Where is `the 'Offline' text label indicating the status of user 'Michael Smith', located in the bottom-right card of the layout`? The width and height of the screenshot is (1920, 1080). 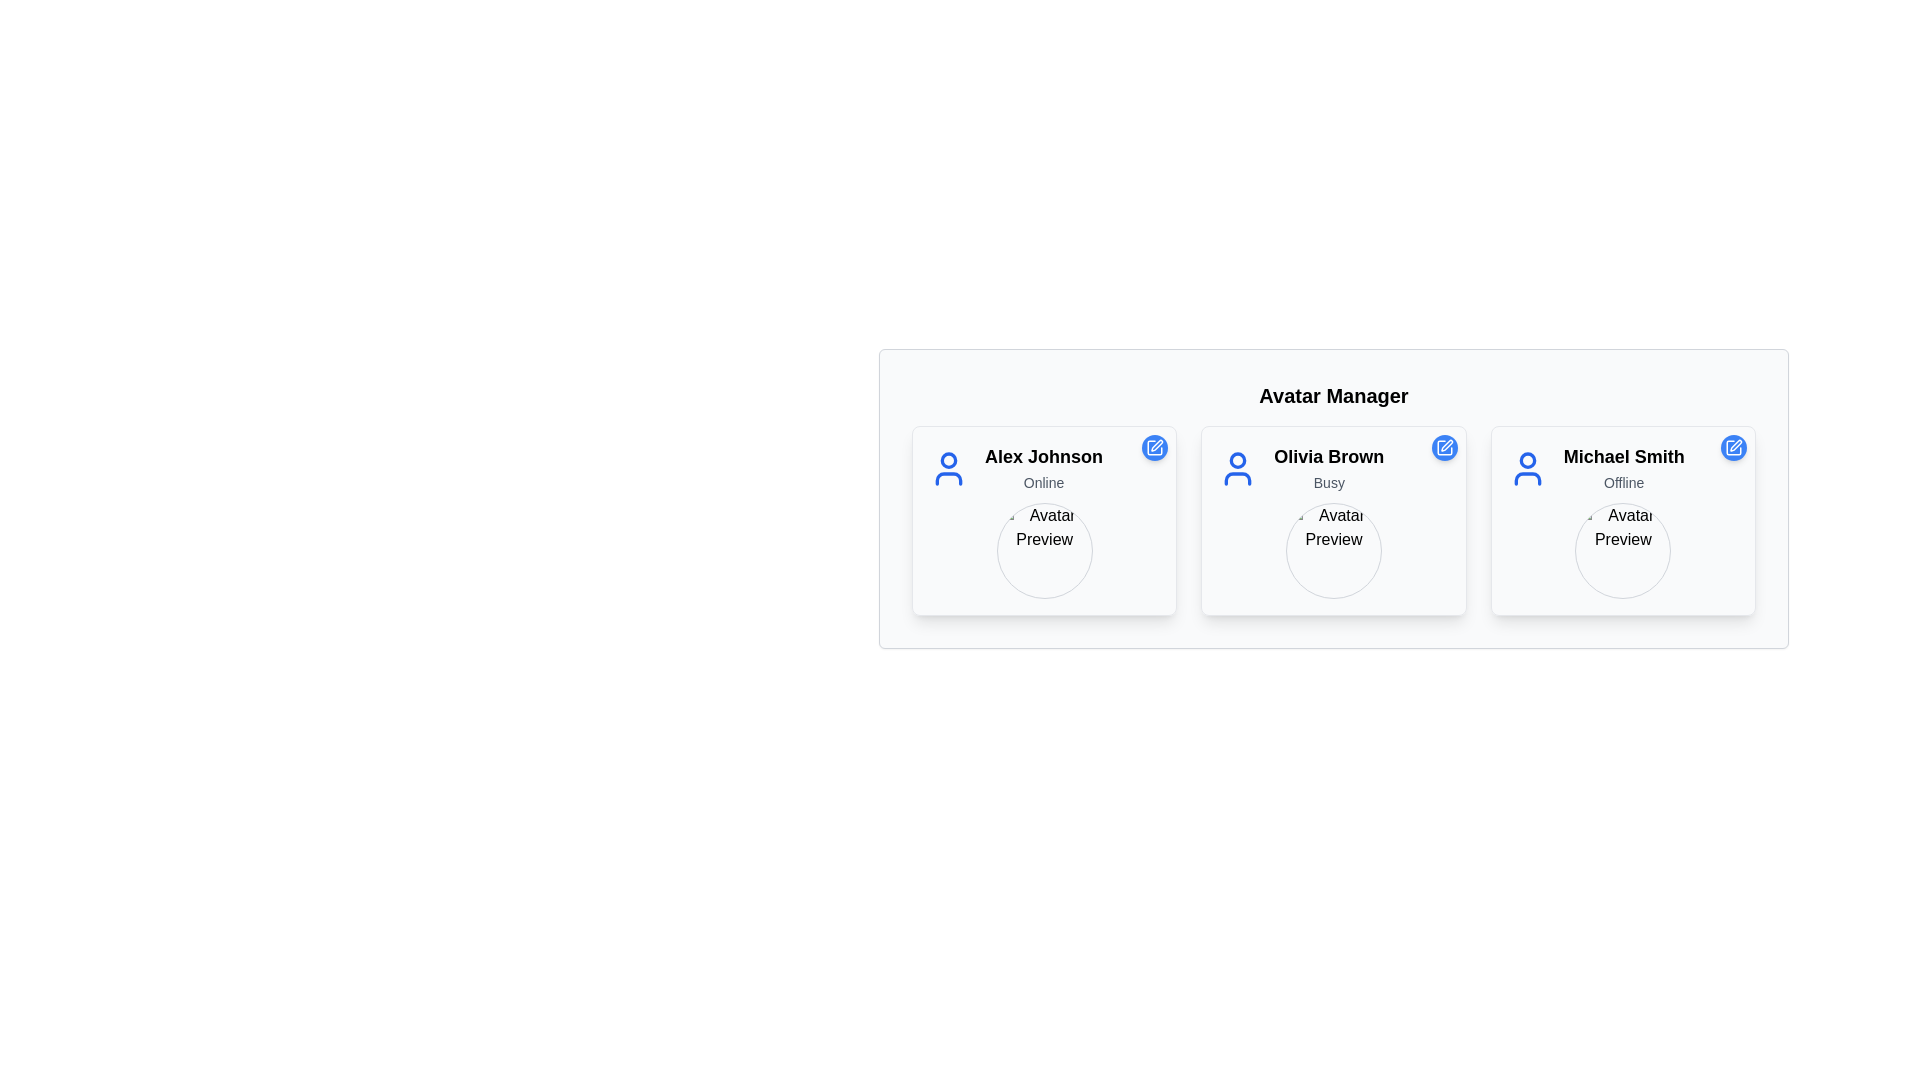 the 'Offline' text label indicating the status of user 'Michael Smith', located in the bottom-right card of the layout is located at coordinates (1624, 482).